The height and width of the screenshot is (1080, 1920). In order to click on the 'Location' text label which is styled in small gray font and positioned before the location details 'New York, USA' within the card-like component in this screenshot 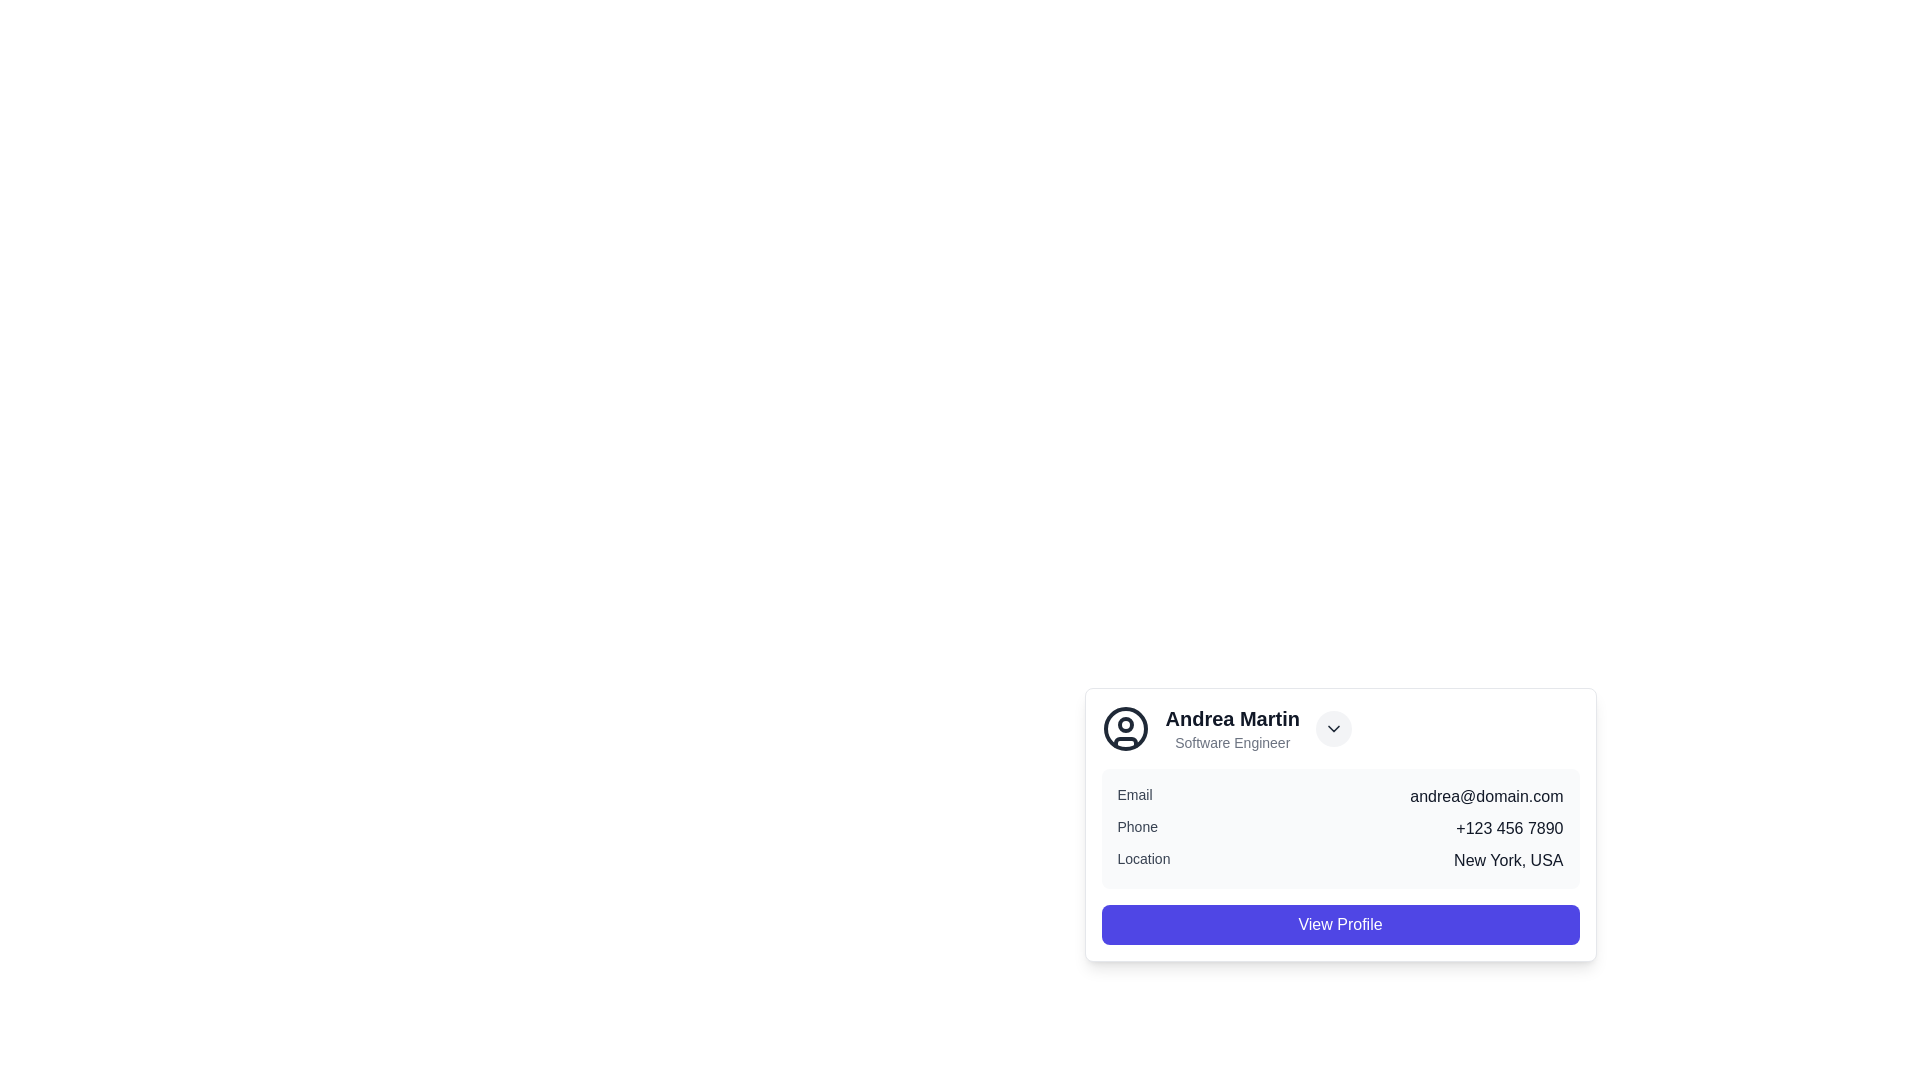, I will do `click(1143, 859)`.